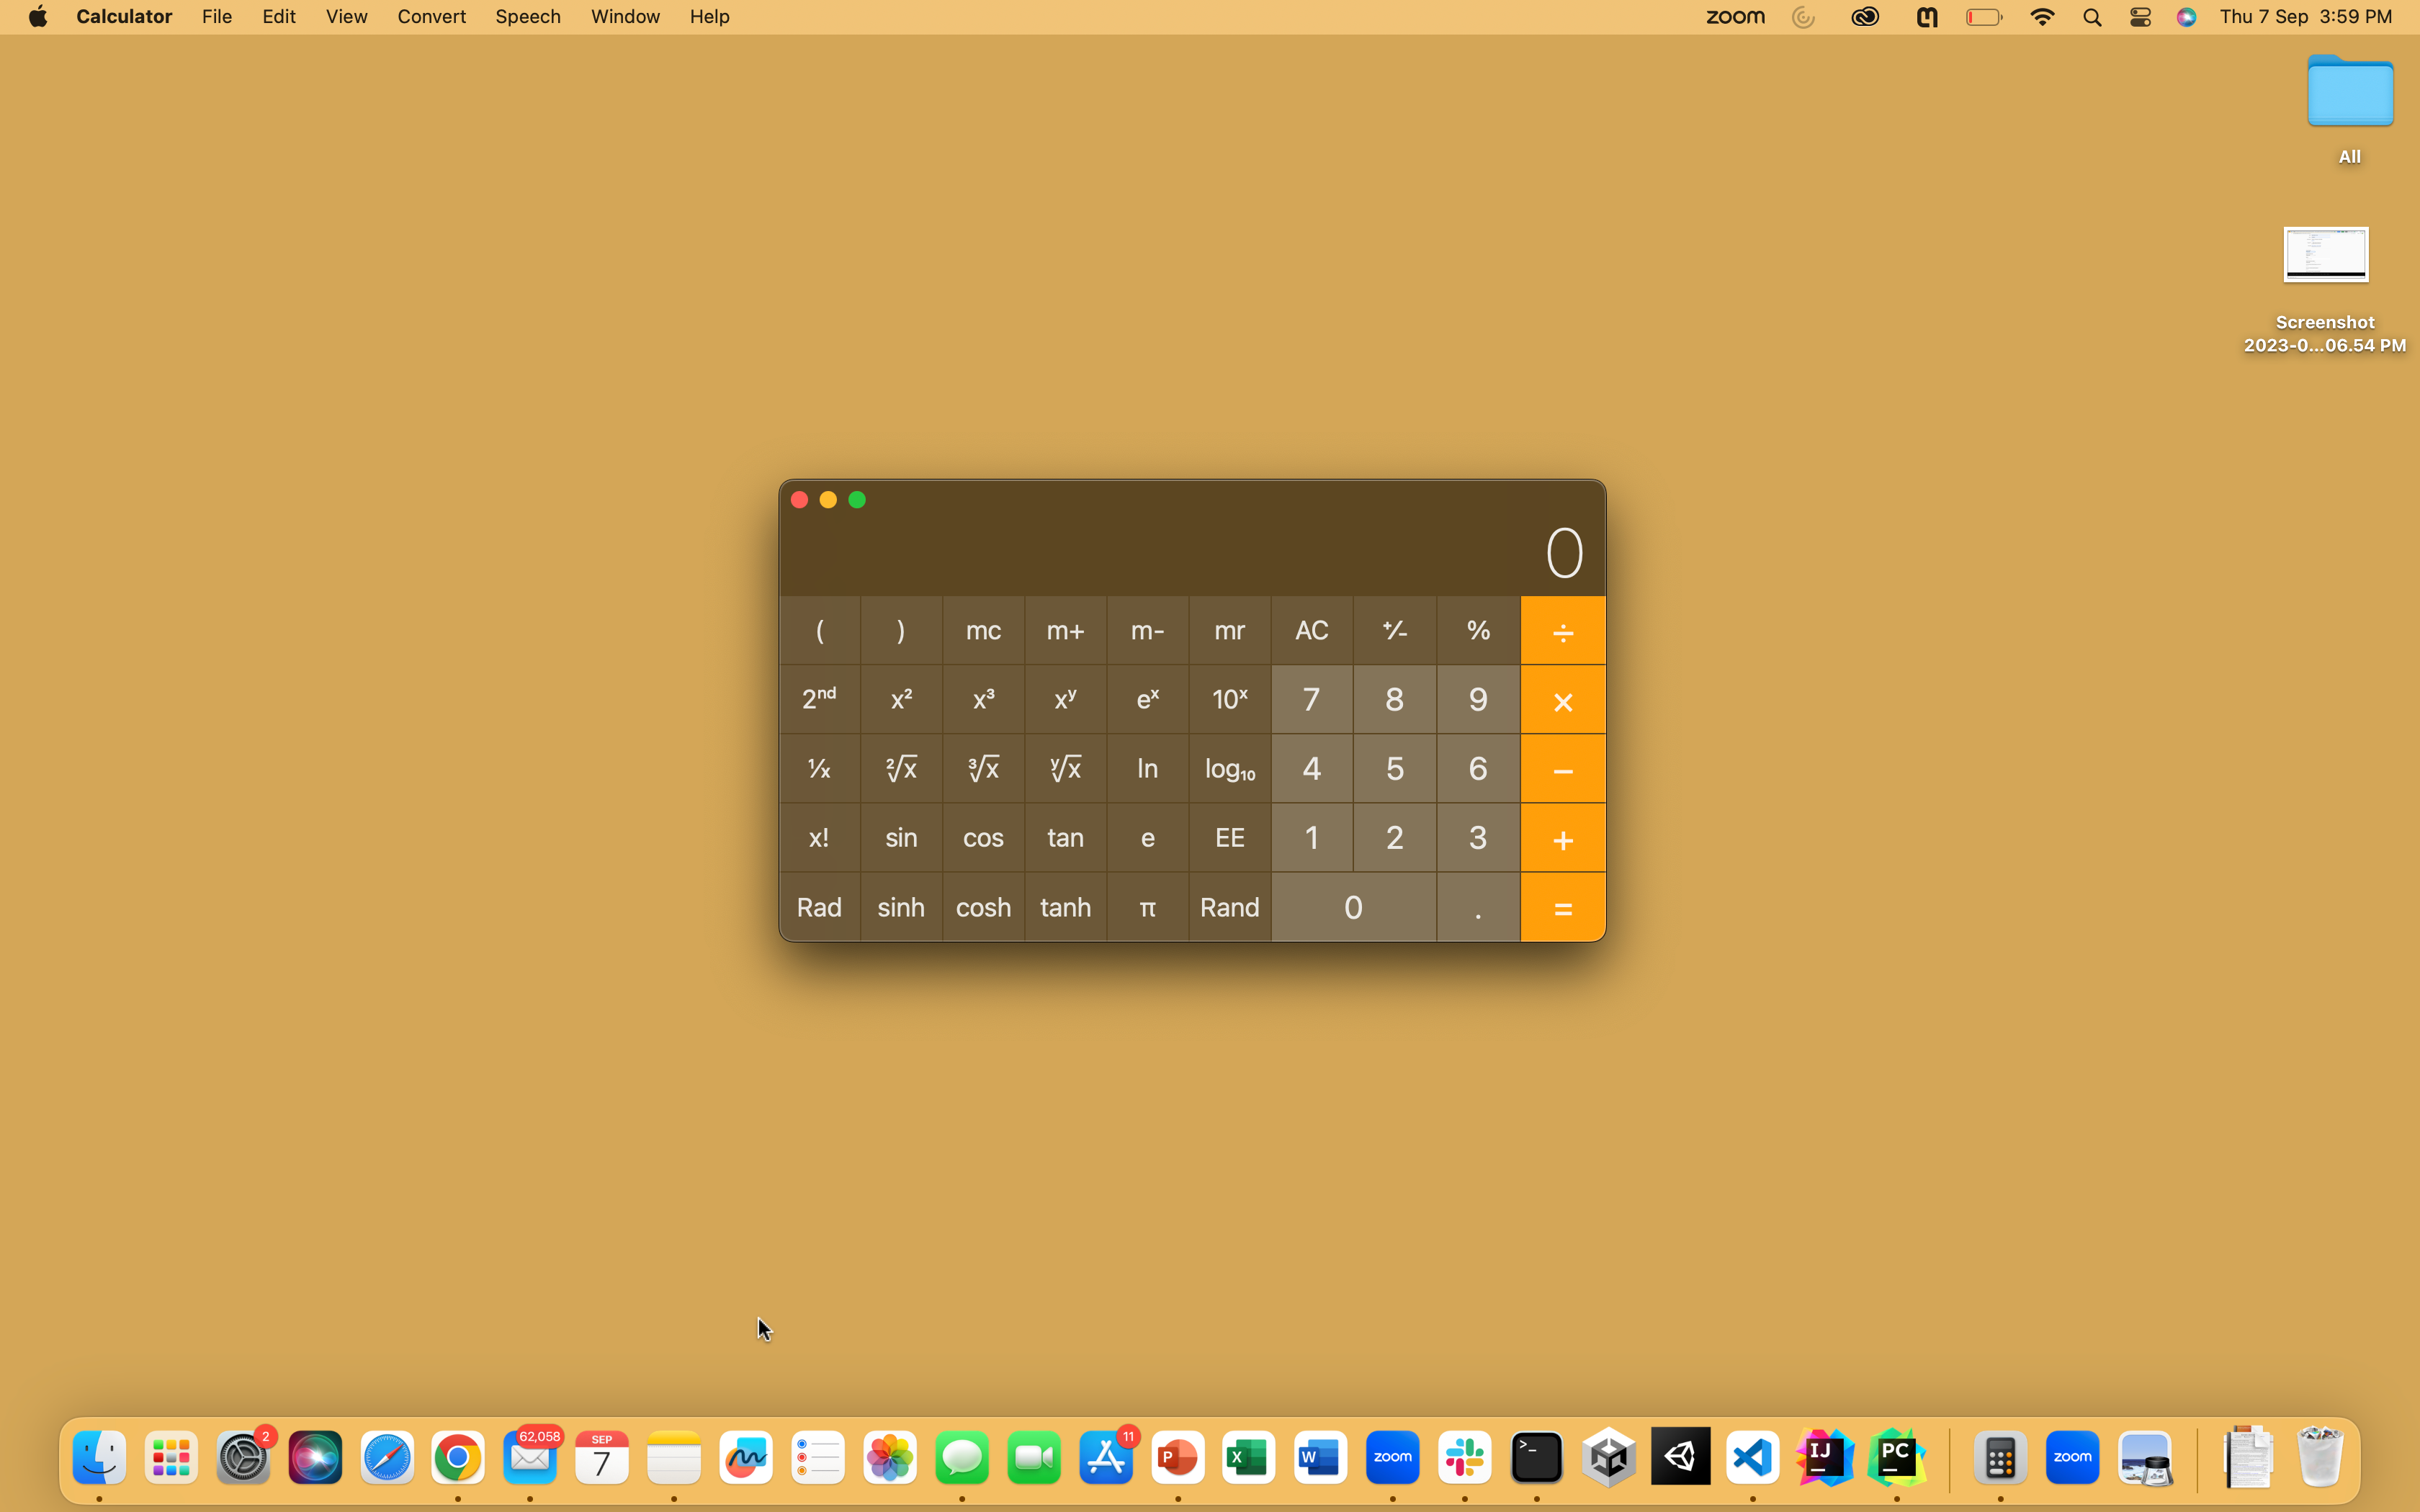 This screenshot has width=2420, height=1512. Describe the element at coordinates (1311, 835) in the screenshot. I see `Calculate the logarithm base 10 of 100` at that location.